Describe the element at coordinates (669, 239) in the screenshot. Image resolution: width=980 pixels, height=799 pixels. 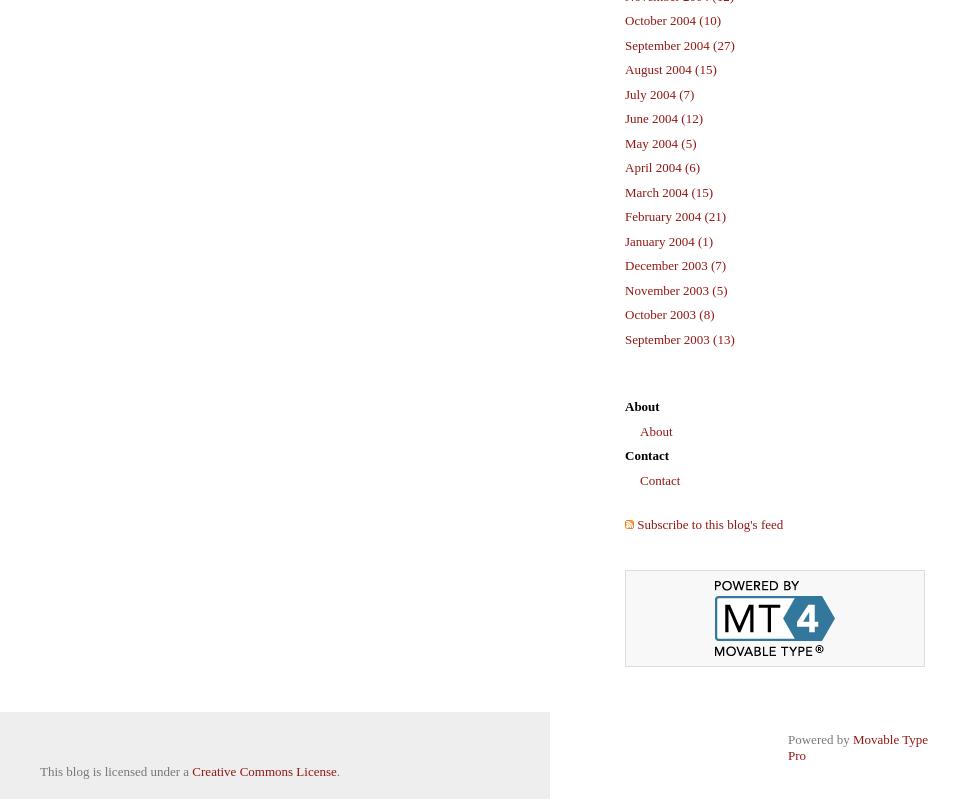
I see `'January 2004 (1)'` at that location.